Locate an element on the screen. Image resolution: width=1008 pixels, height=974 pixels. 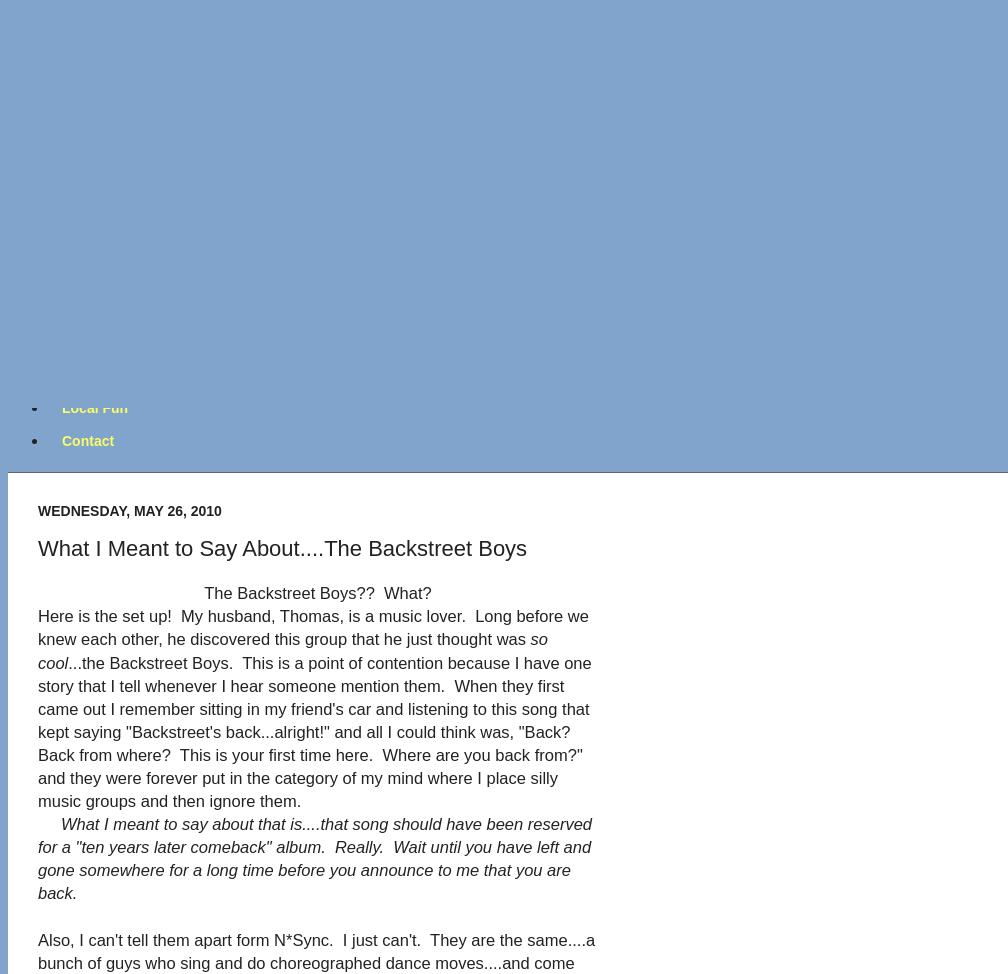
'What I meant to say about that is....that song should have been reserved for a "ten years later comeback" album.  Really.  Wait until you have left and gone somewhere for a long time before you announce to me that you are back.' is located at coordinates (315, 858).